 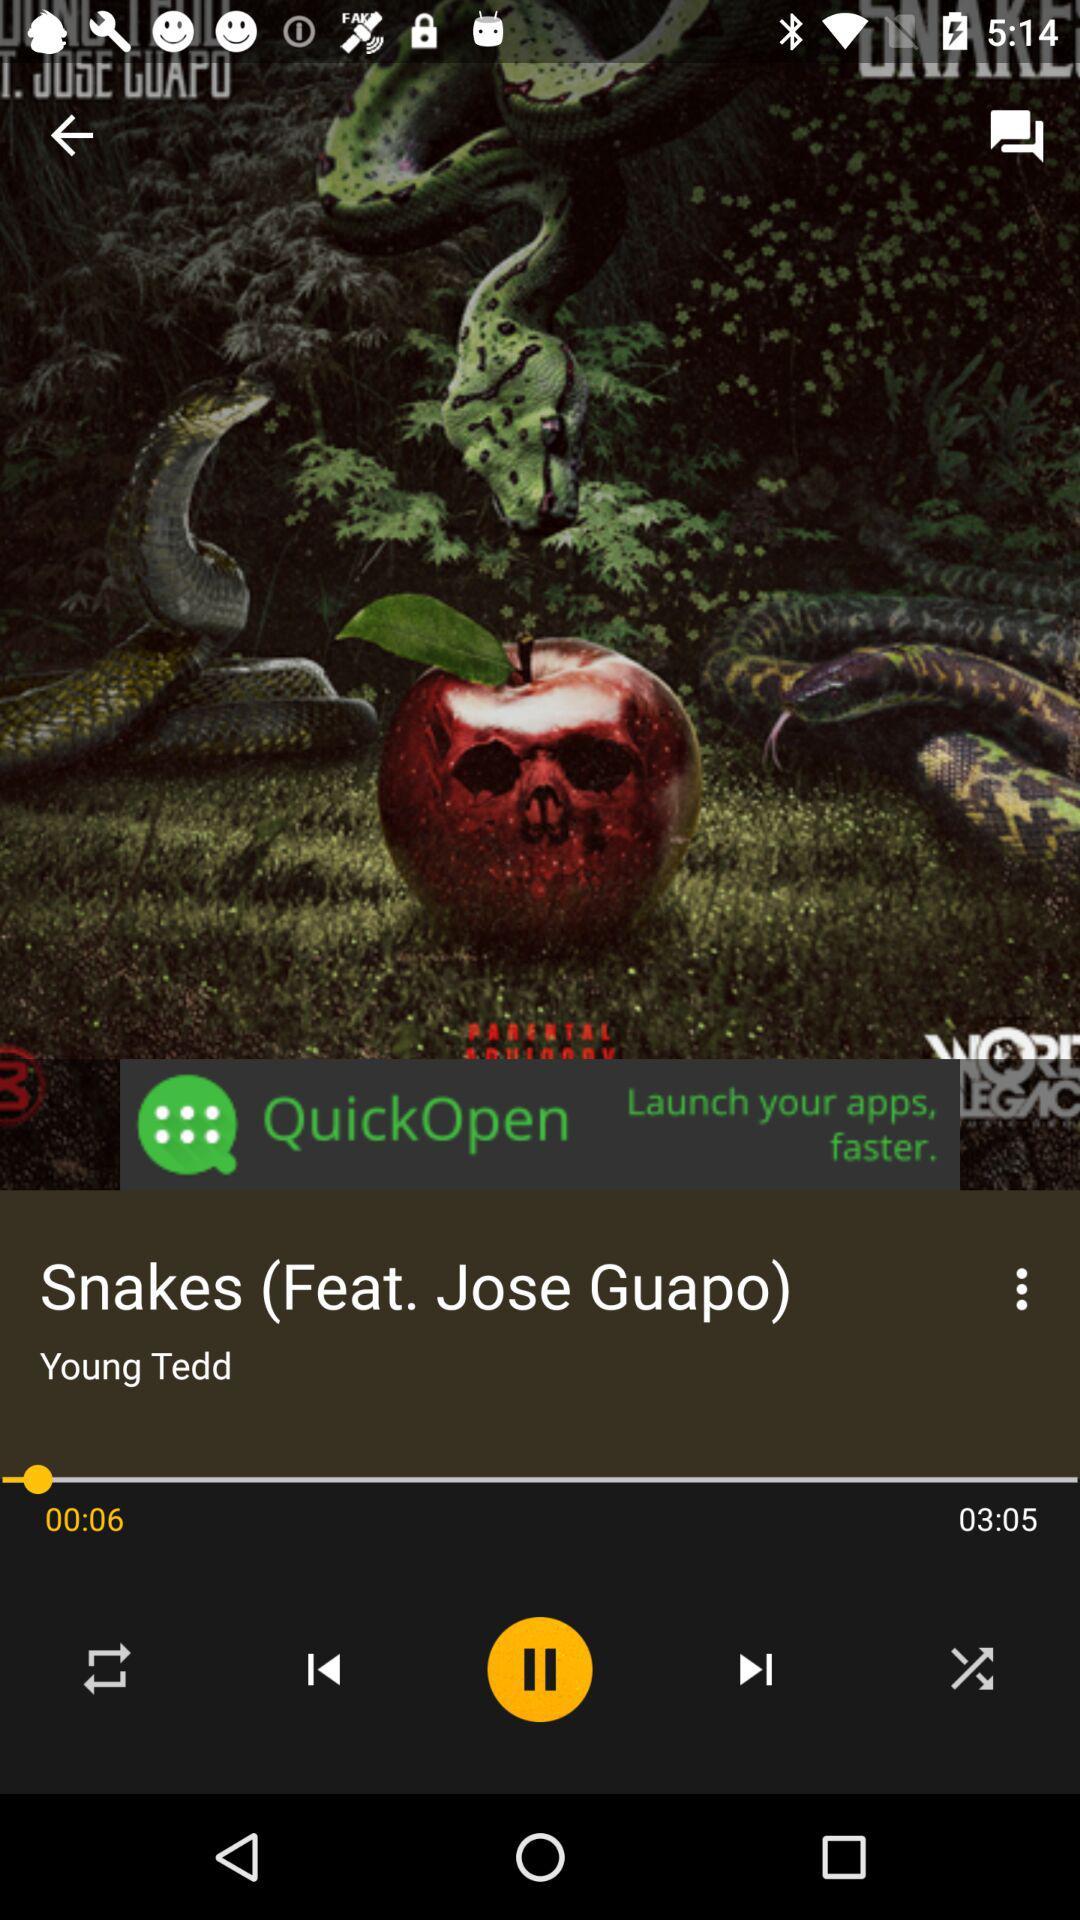 I want to click on the skip_next icon, so click(x=756, y=1669).